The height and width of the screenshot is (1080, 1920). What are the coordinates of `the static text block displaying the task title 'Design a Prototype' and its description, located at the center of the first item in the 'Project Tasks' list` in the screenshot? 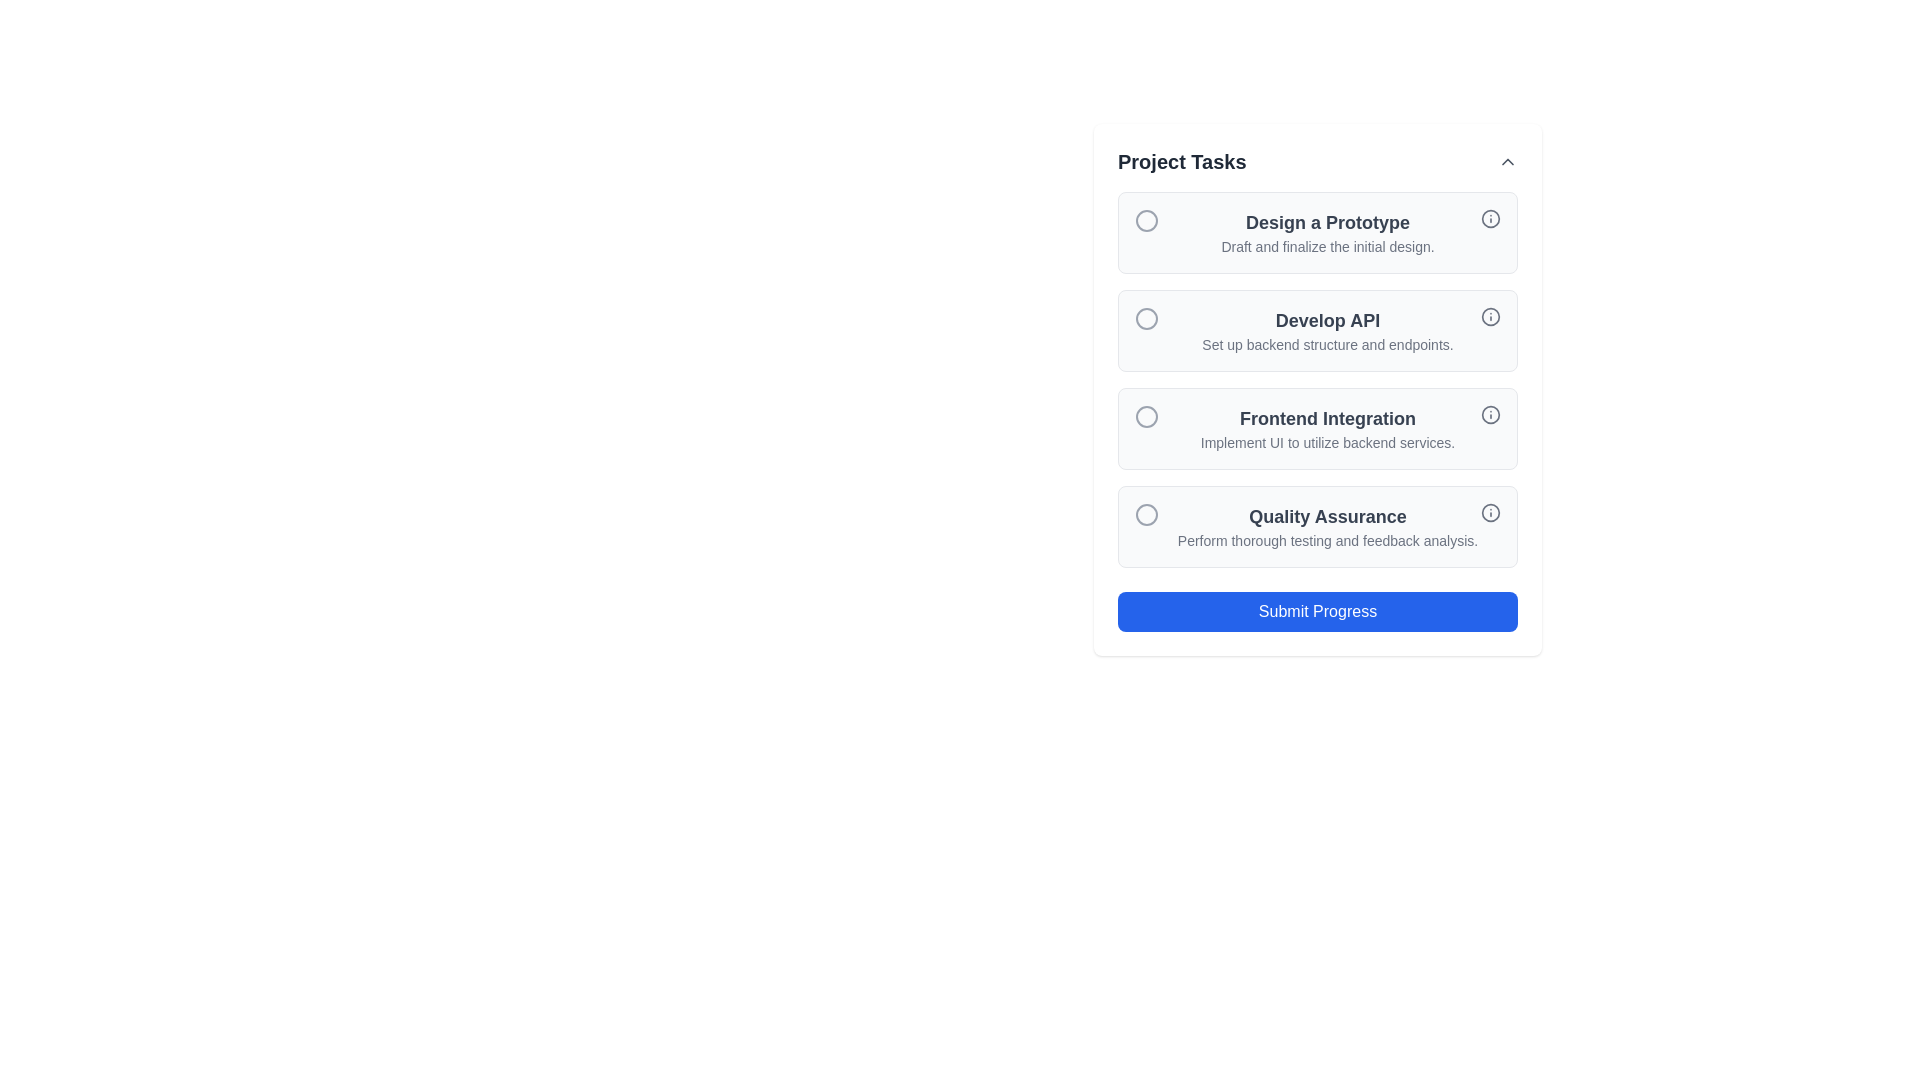 It's located at (1328, 231).